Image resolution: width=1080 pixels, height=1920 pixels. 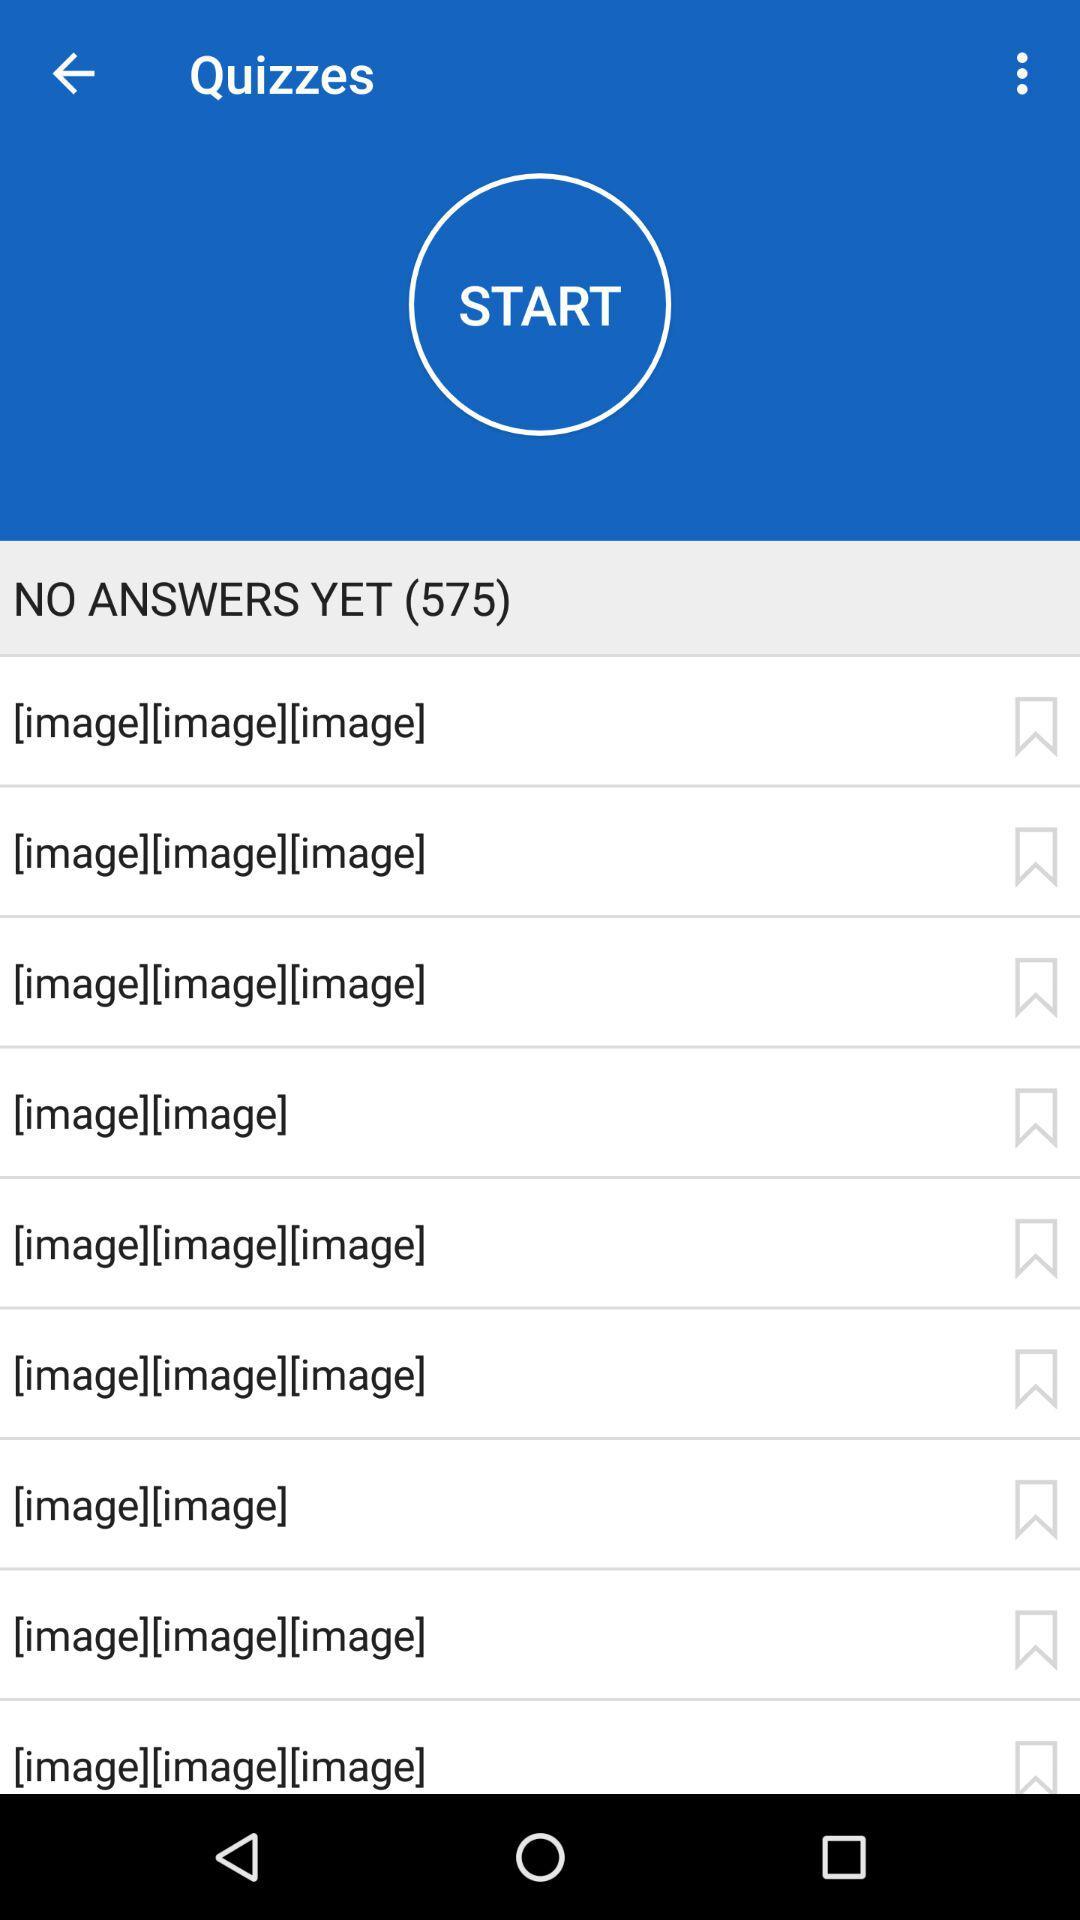 I want to click on first bookmark icon from top, so click(x=1035, y=725).